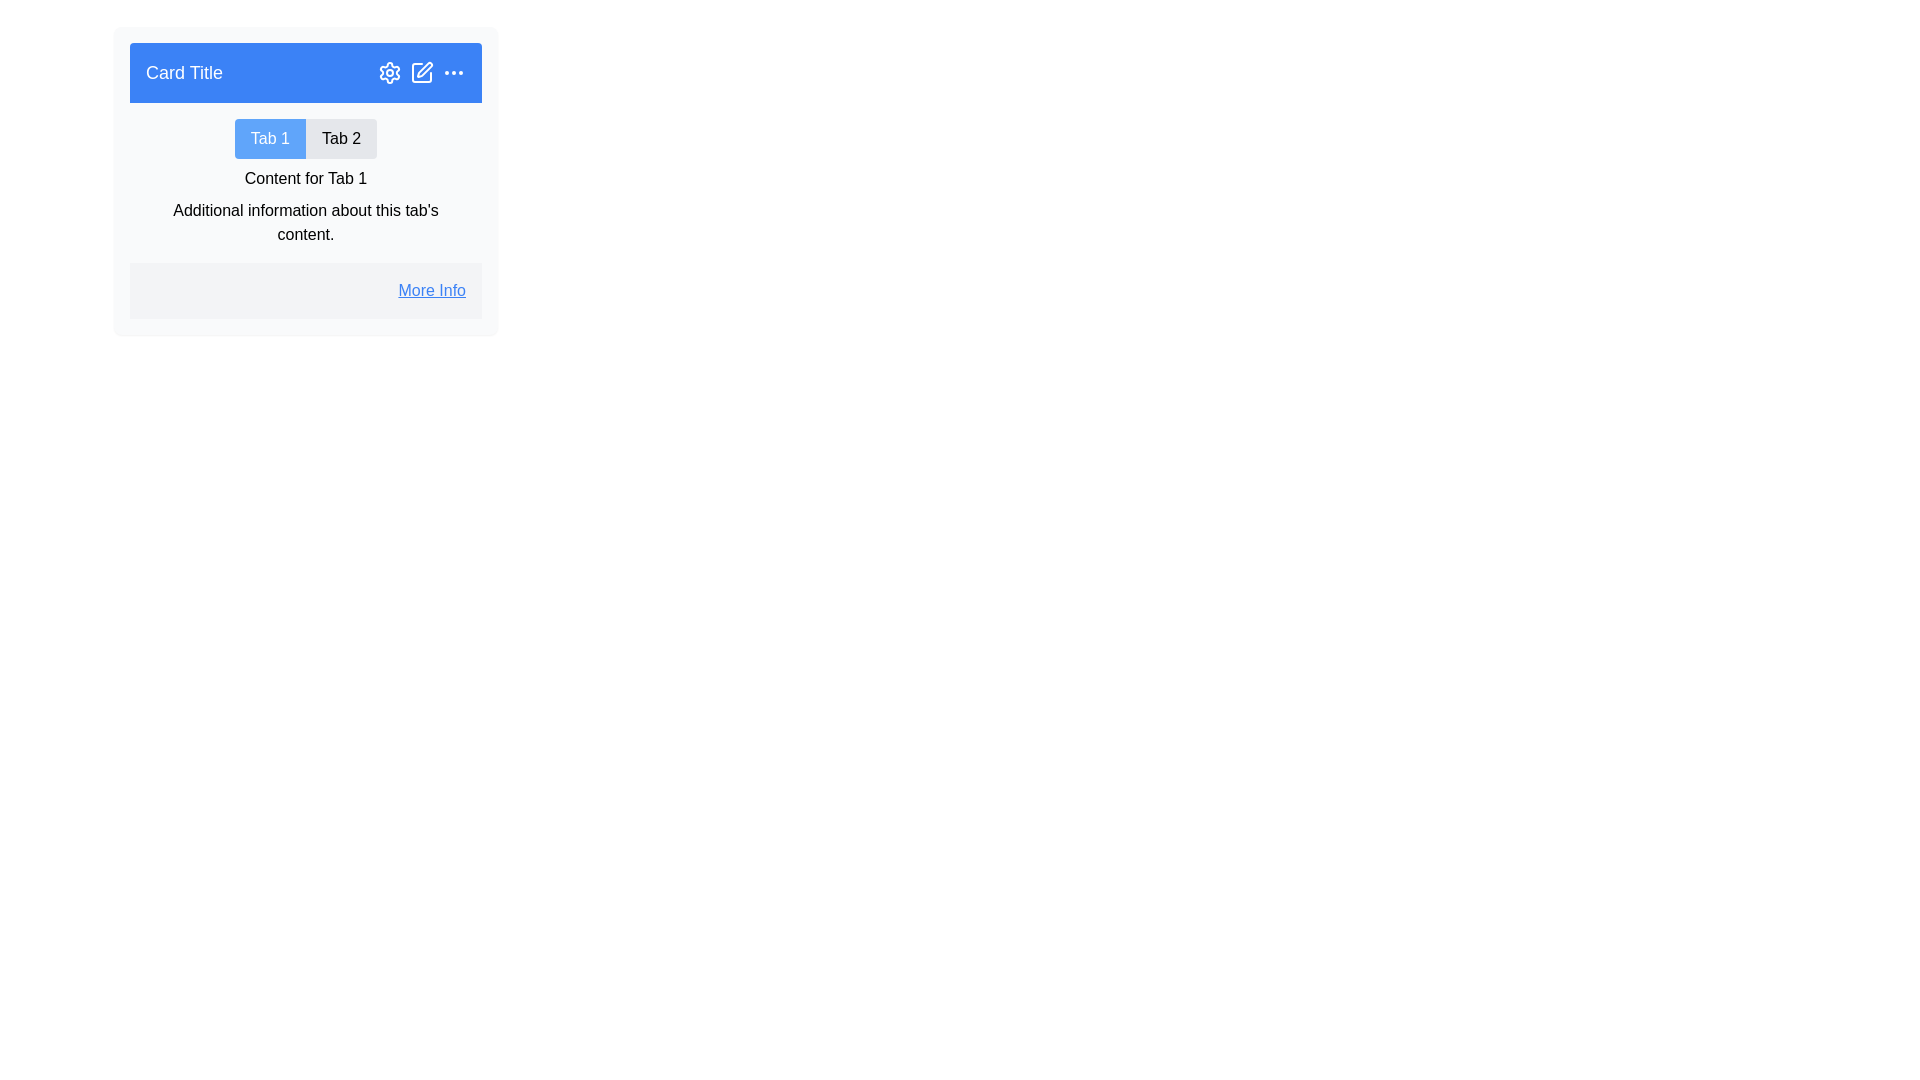  I want to click on the edit button, the third icon from the left in the top-right section of the blue header bar of the card component, so click(421, 72).